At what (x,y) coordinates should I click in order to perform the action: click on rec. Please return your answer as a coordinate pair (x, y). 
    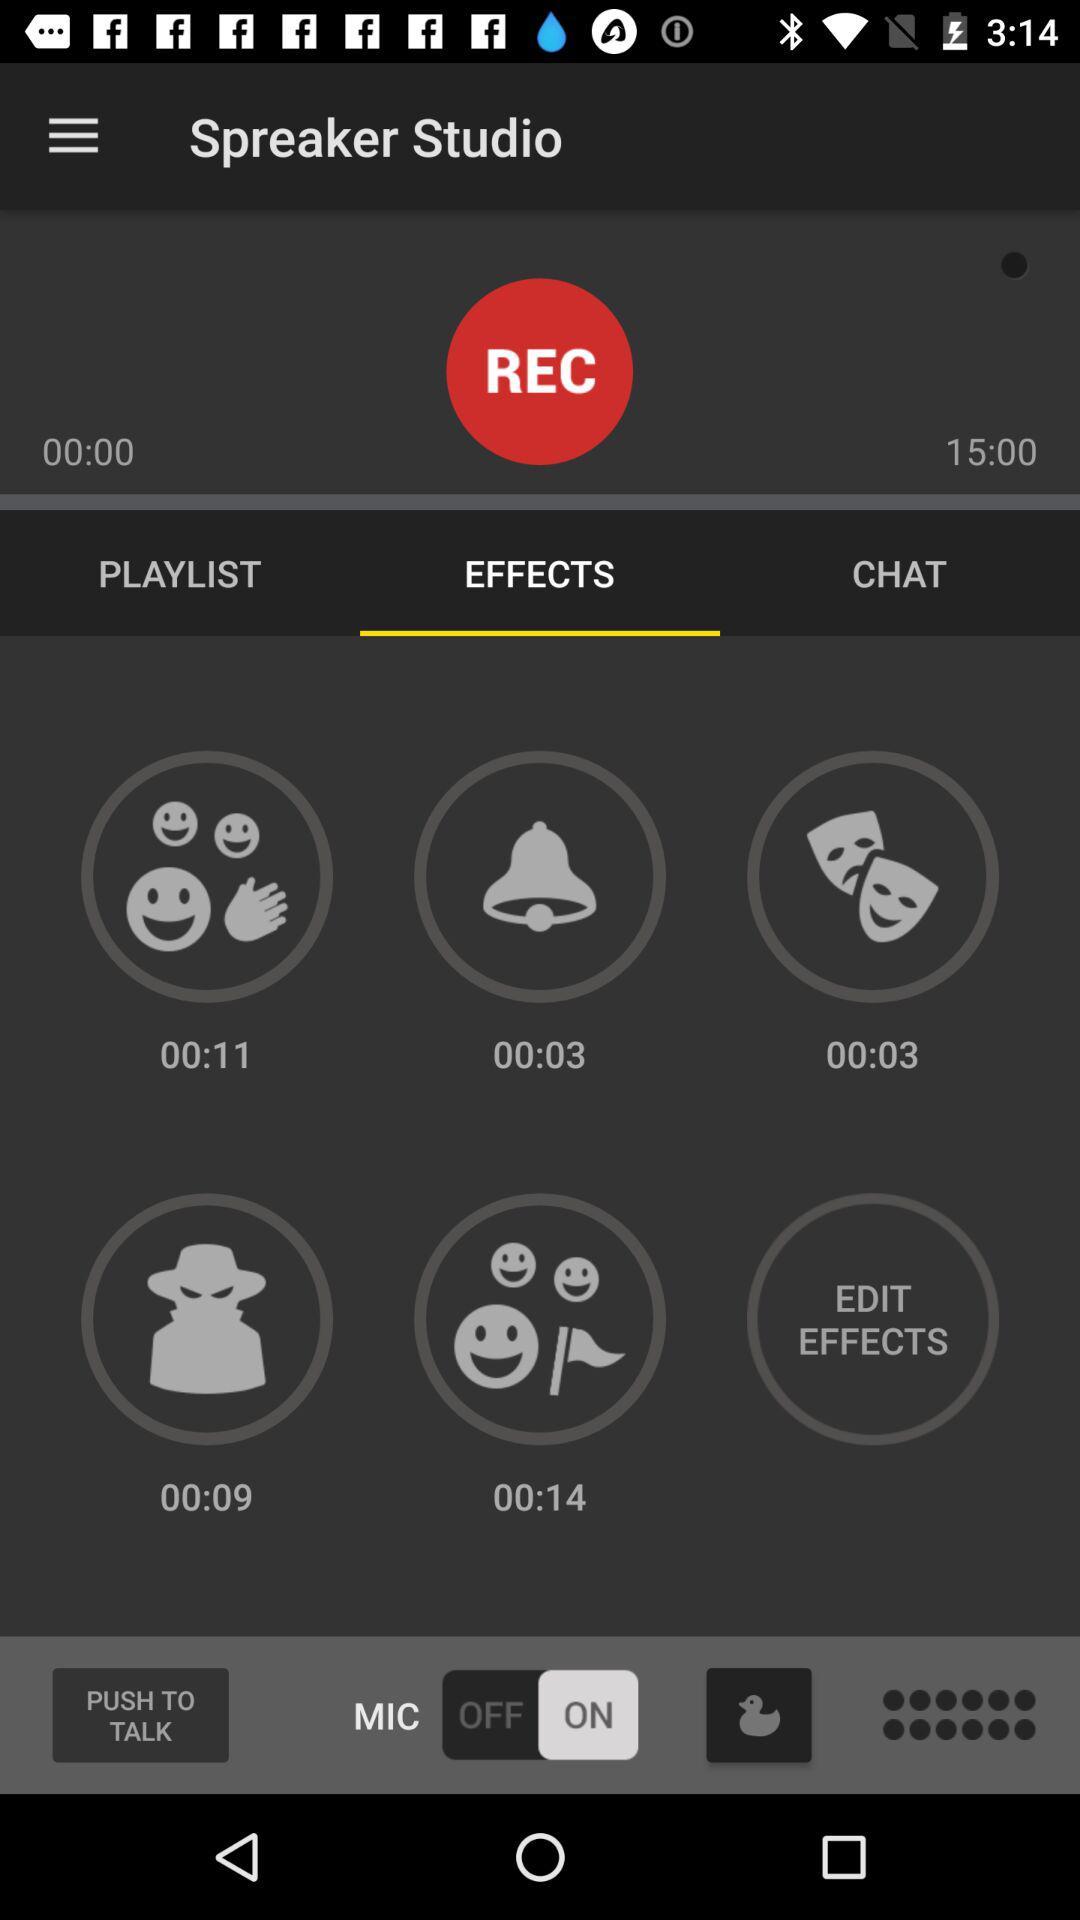
    Looking at the image, I should click on (538, 371).